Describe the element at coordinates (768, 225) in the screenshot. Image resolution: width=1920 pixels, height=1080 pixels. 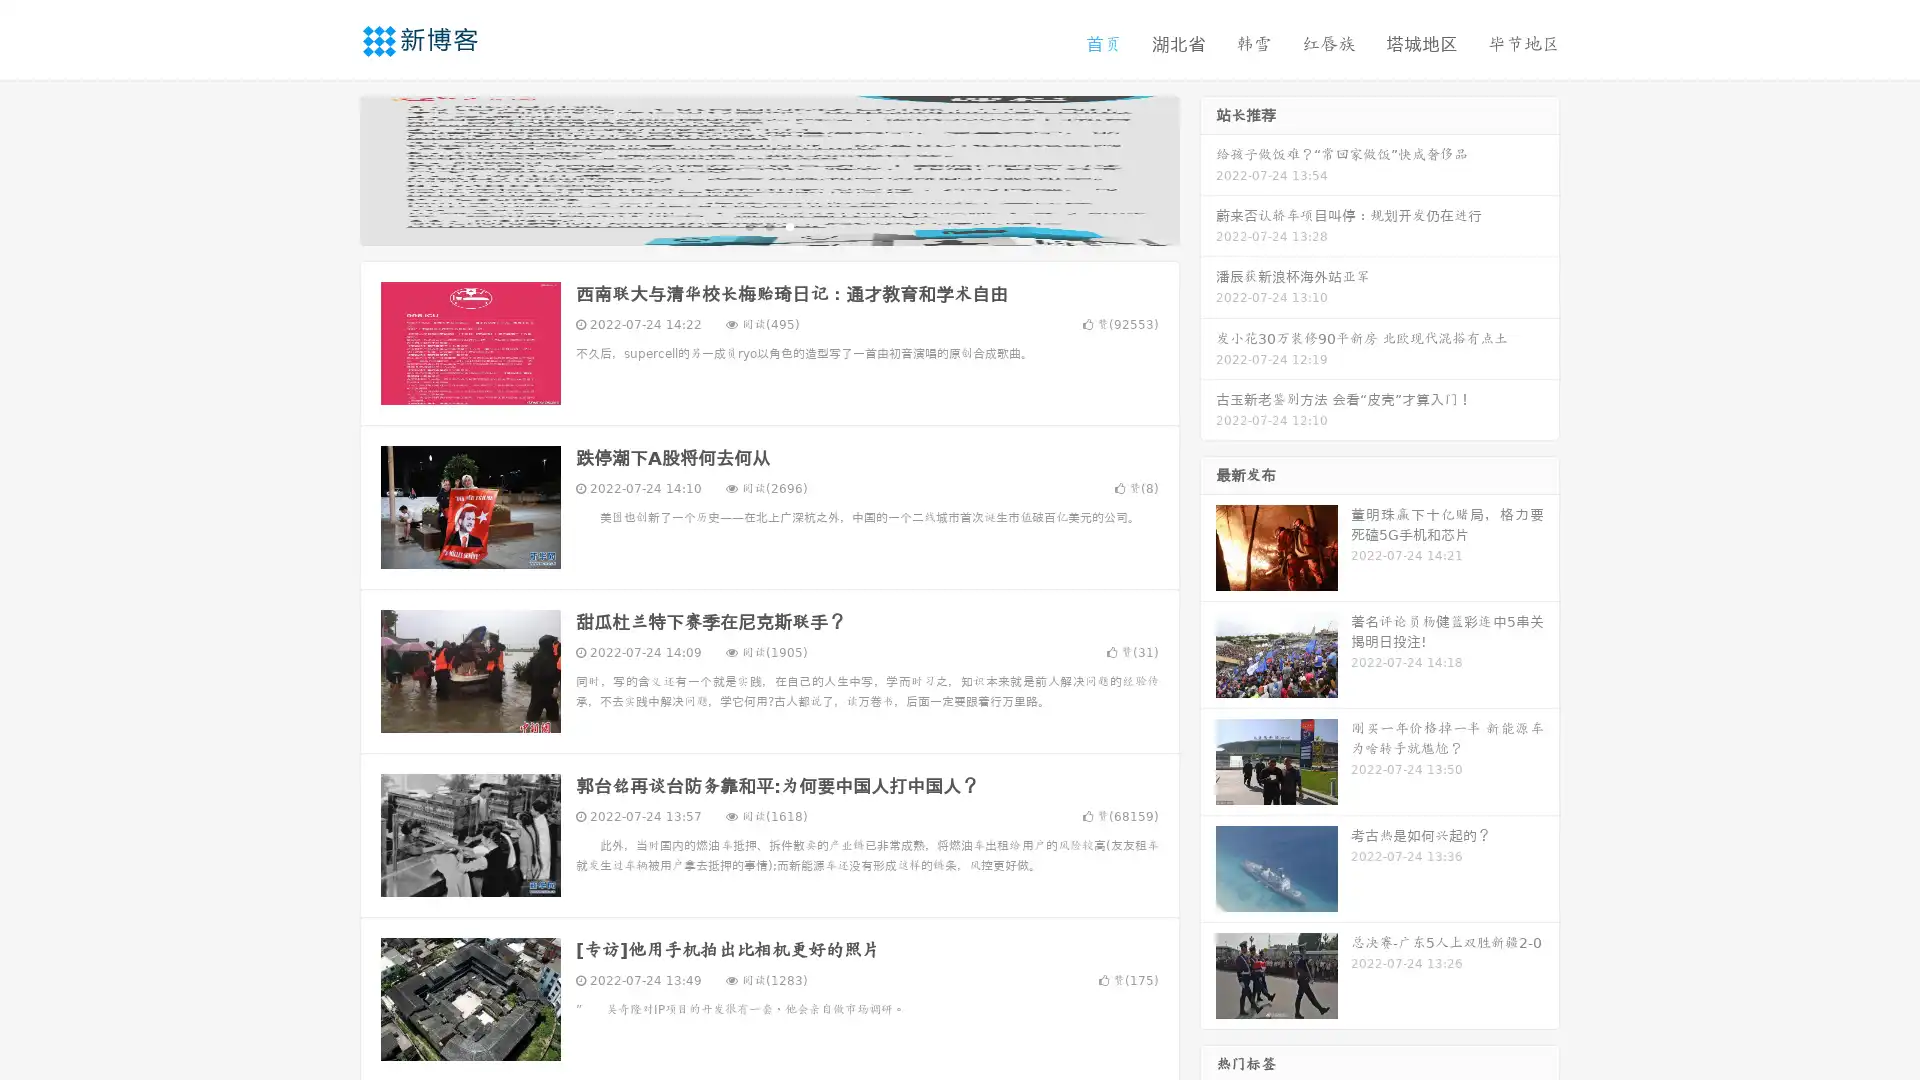
I see `Go to slide 2` at that location.